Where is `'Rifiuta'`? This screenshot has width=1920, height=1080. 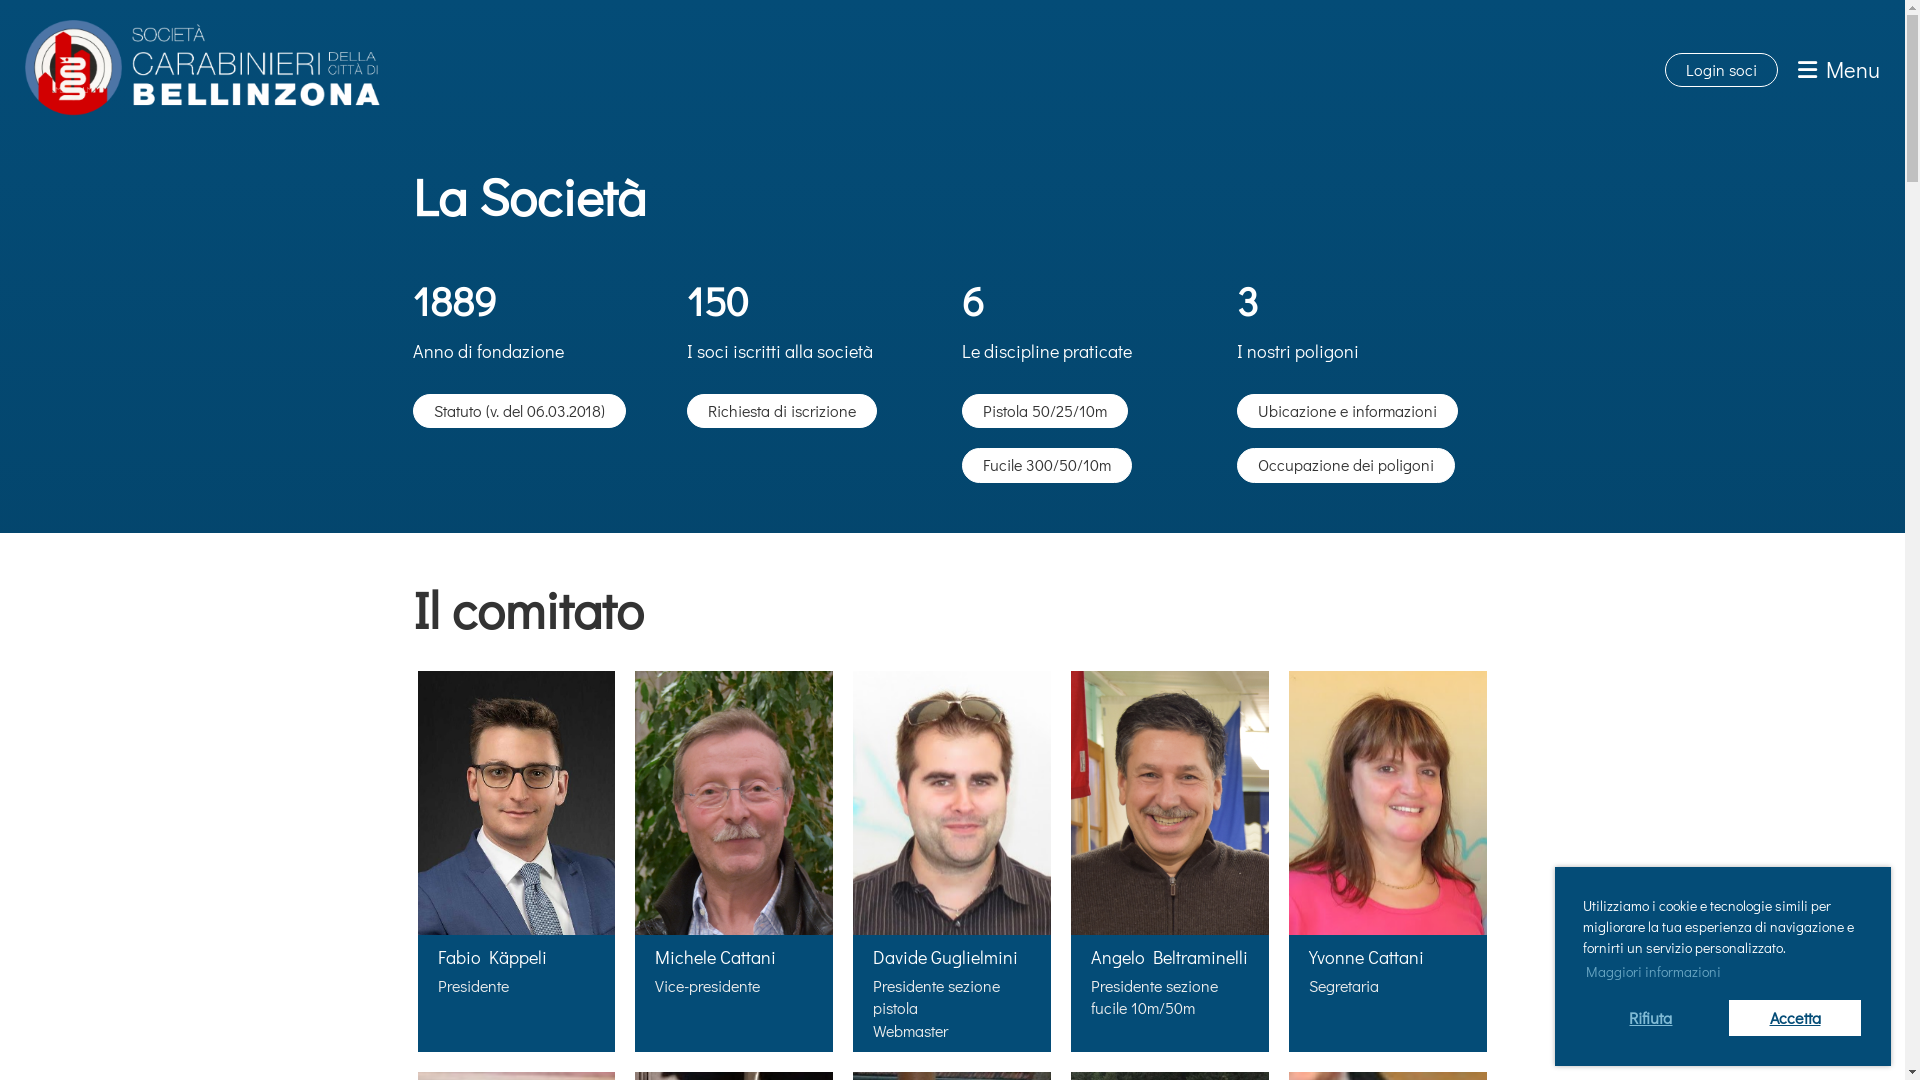
'Rifiuta' is located at coordinates (1582, 1018).